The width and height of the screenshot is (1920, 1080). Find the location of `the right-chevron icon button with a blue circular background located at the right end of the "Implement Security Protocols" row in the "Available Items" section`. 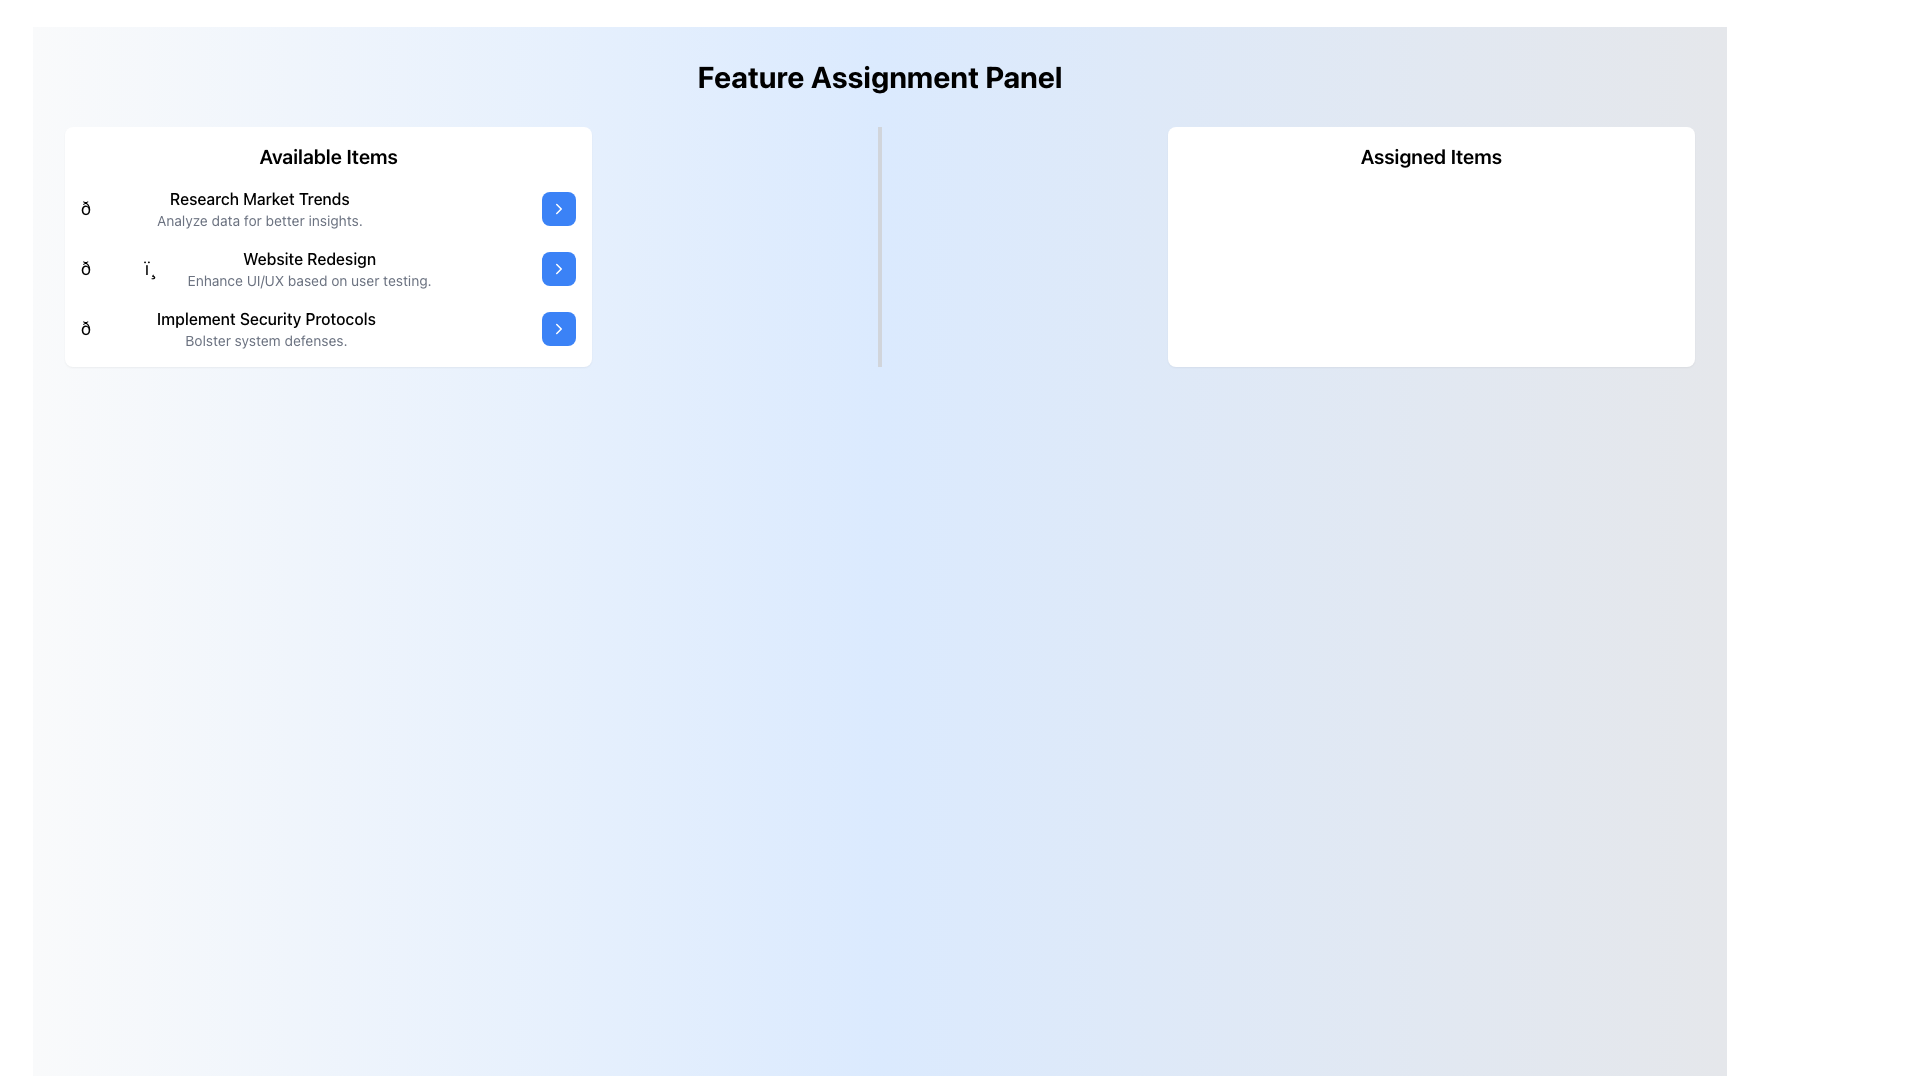

the right-chevron icon button with a blue circular background located at the right end of the "Implement Security Protocols" row in the "Available Items" section is located at coordinates (559, 327).